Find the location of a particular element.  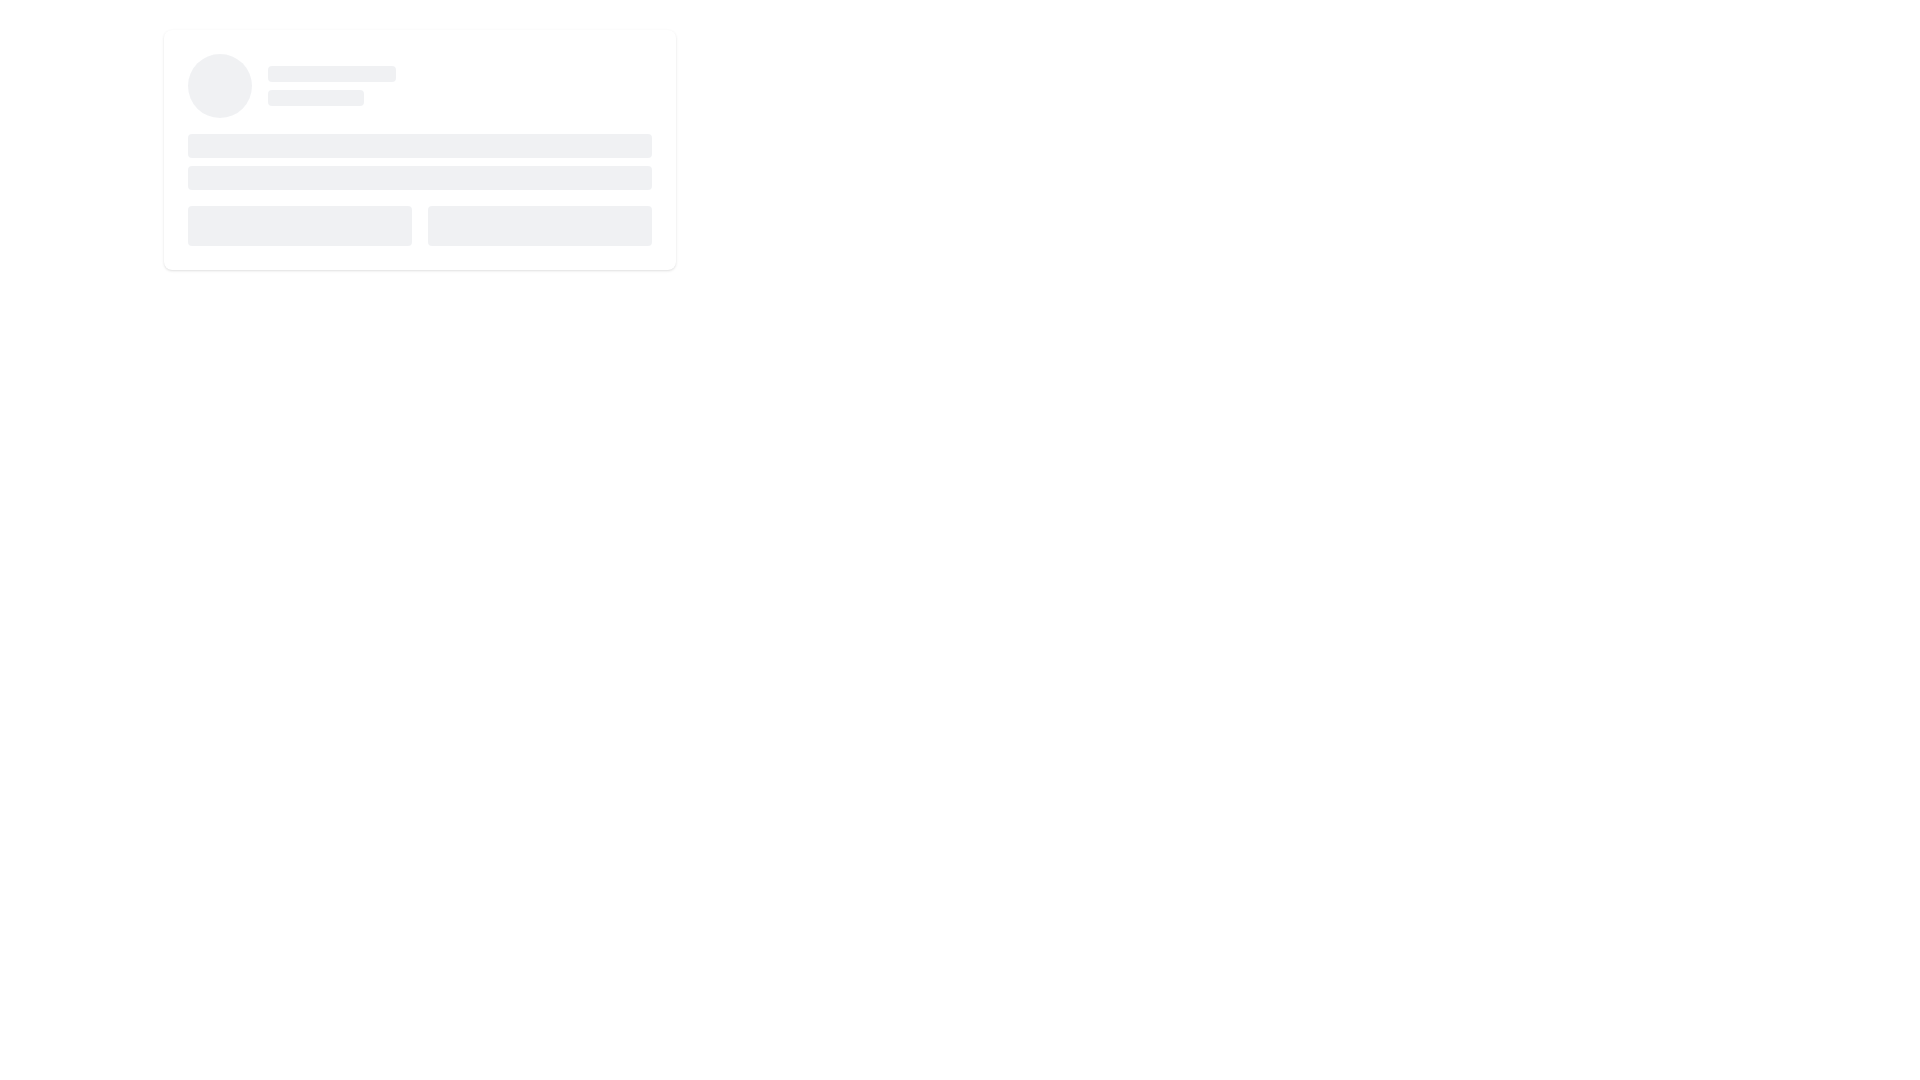

the top placeholder element with a light gray background and rounded corners, which has a pulsating animation effect and is positioned near the top of the interface is located at coordinates (331, 72).